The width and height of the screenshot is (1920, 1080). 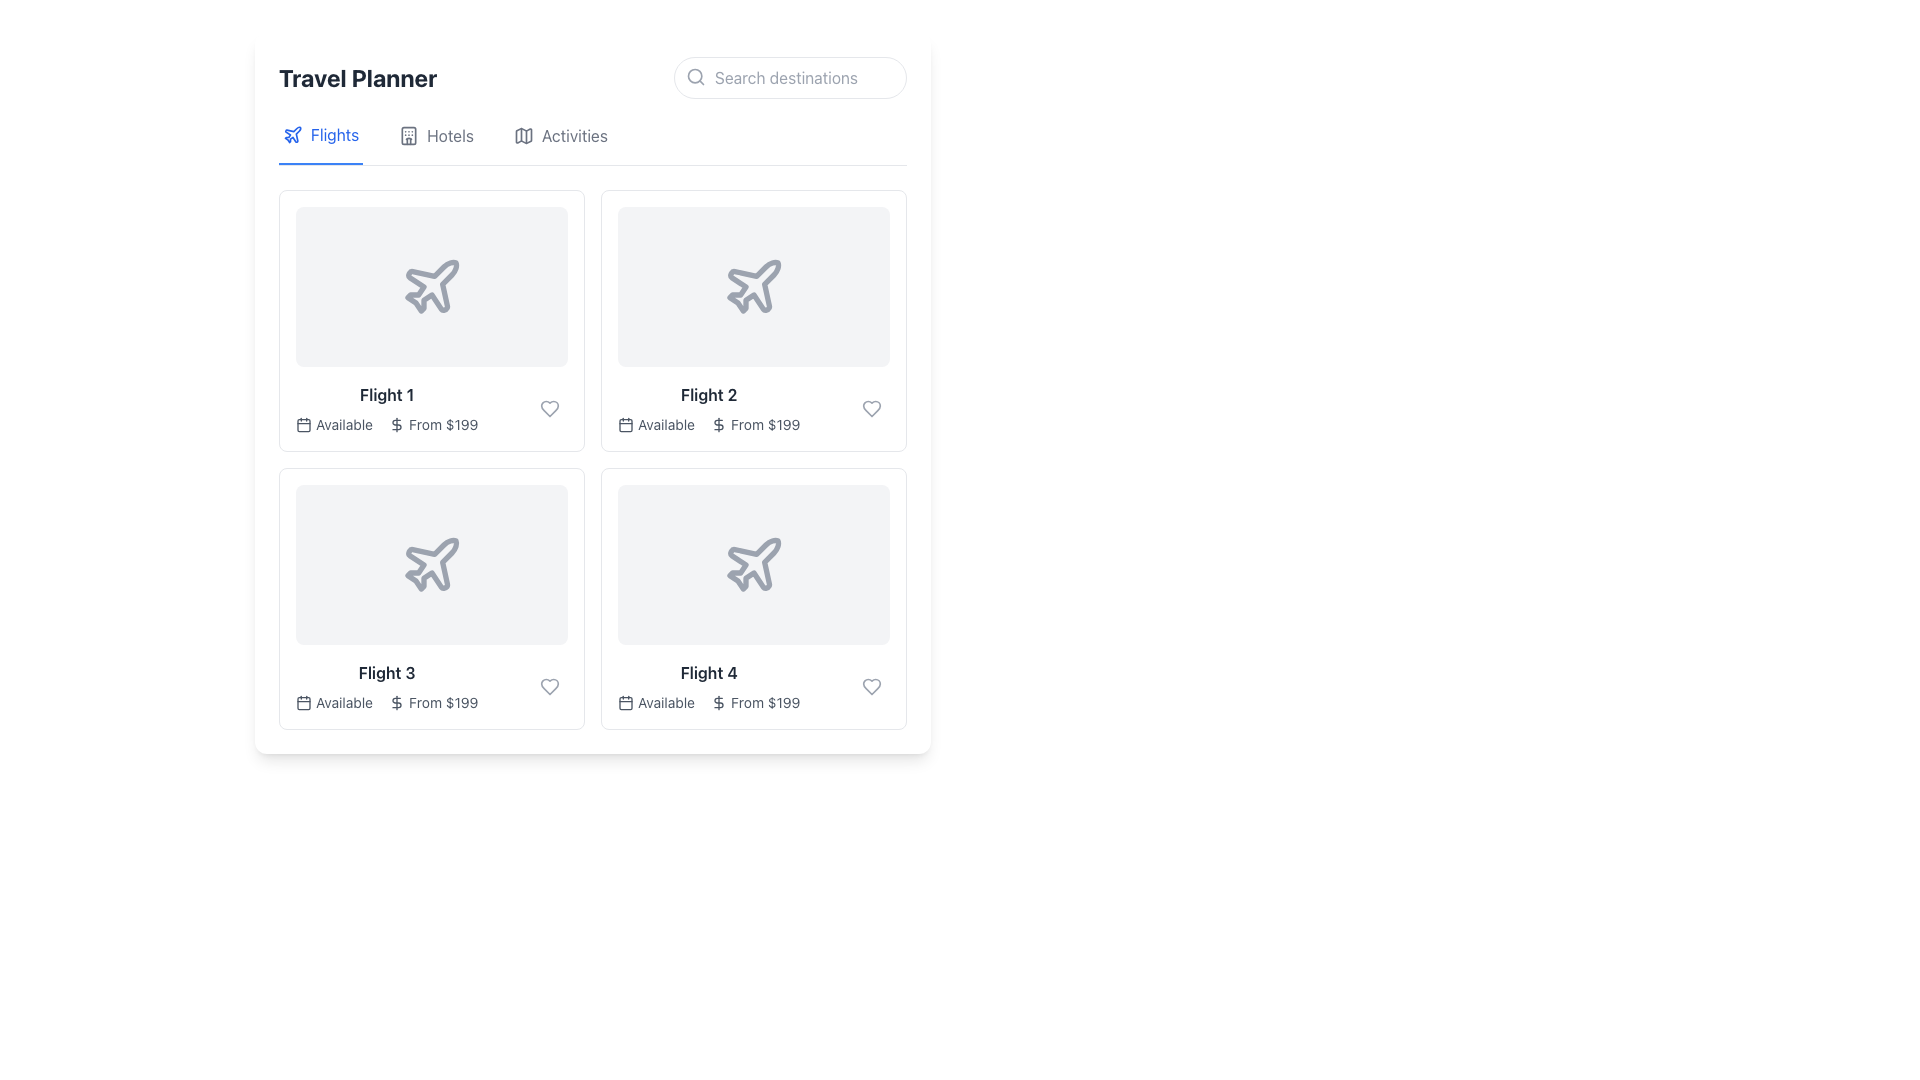 What do you see at coordinates (709, 407) in the screenshot?
I see `to select or highlight the composite information card displaying 'Flight 2', 'Available', and 'From $199', which is located in the top-right of the grid in the 'Flights' section` at bounding box center [709, 407].